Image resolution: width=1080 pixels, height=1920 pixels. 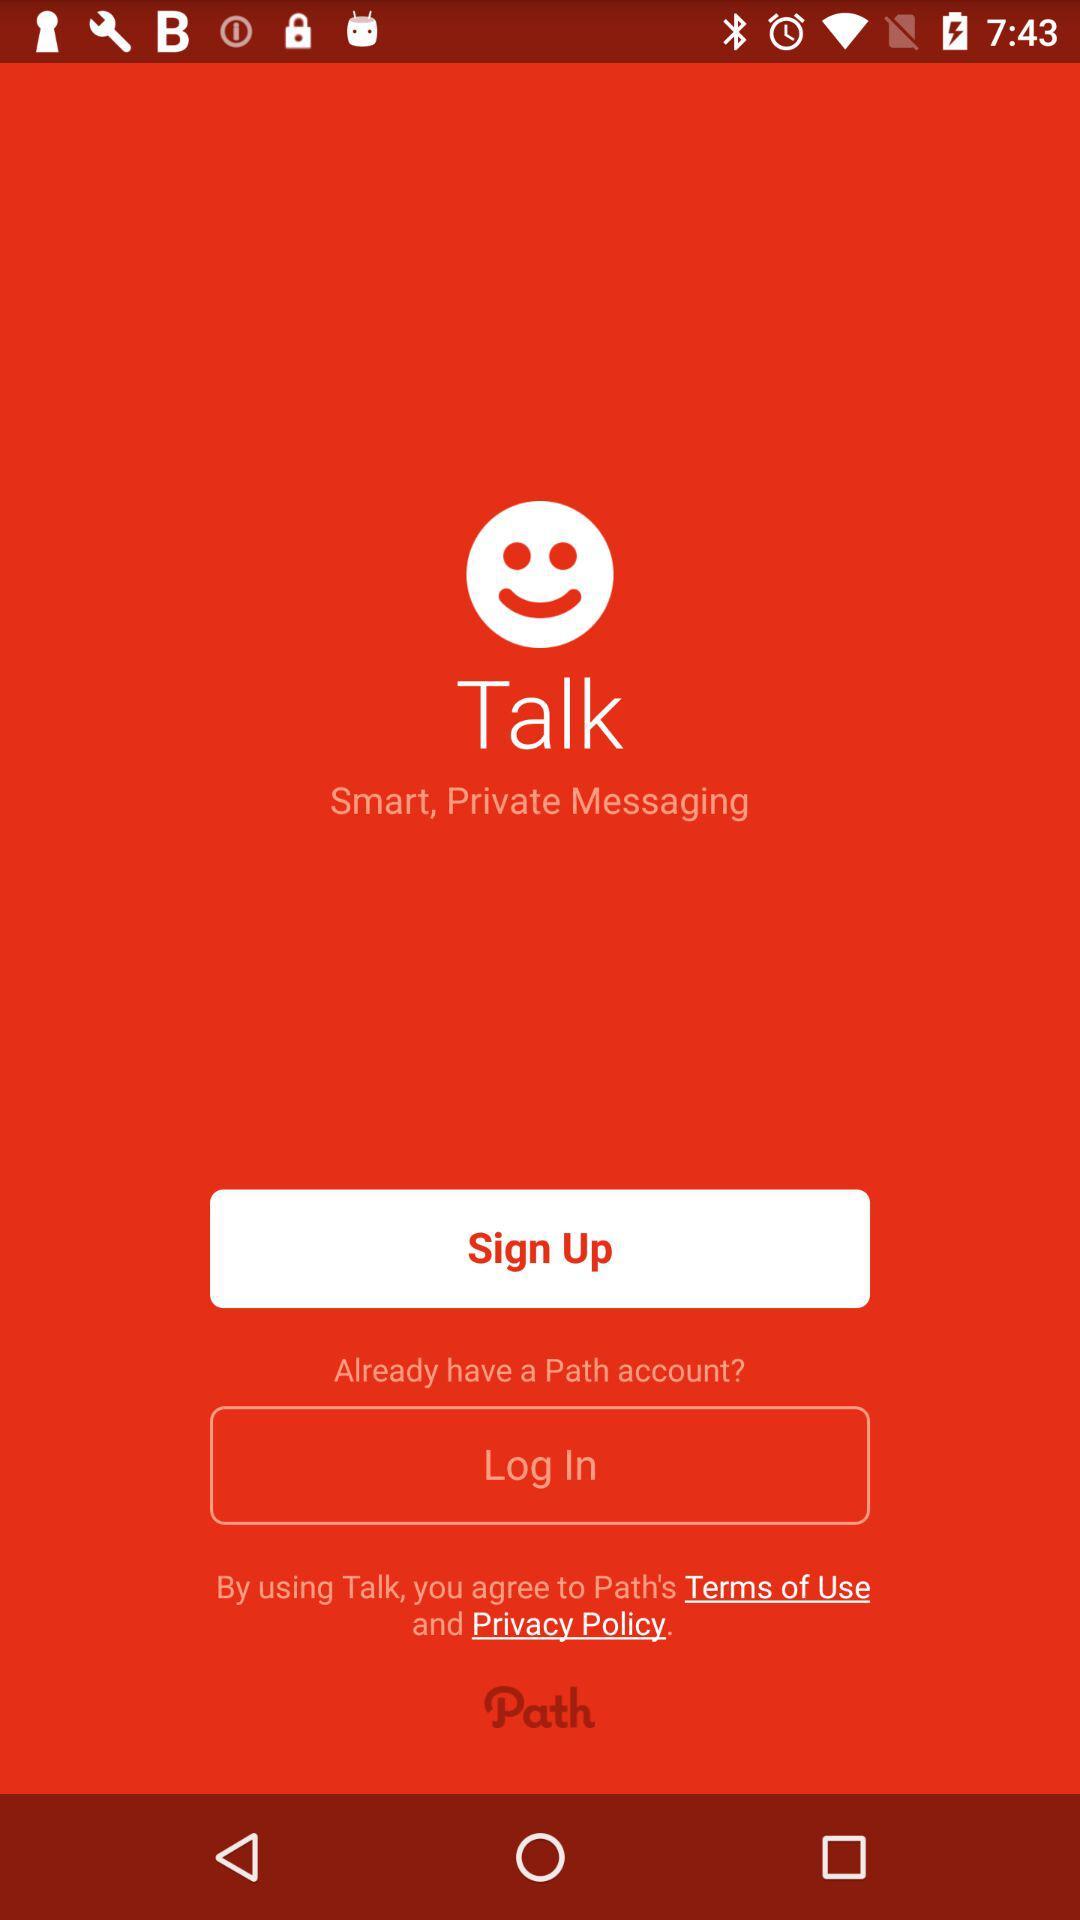 What do you see at coordinates (543, 1604) in the screenshot?
I see `item below the log in item` at bounding box center [543, 1604].